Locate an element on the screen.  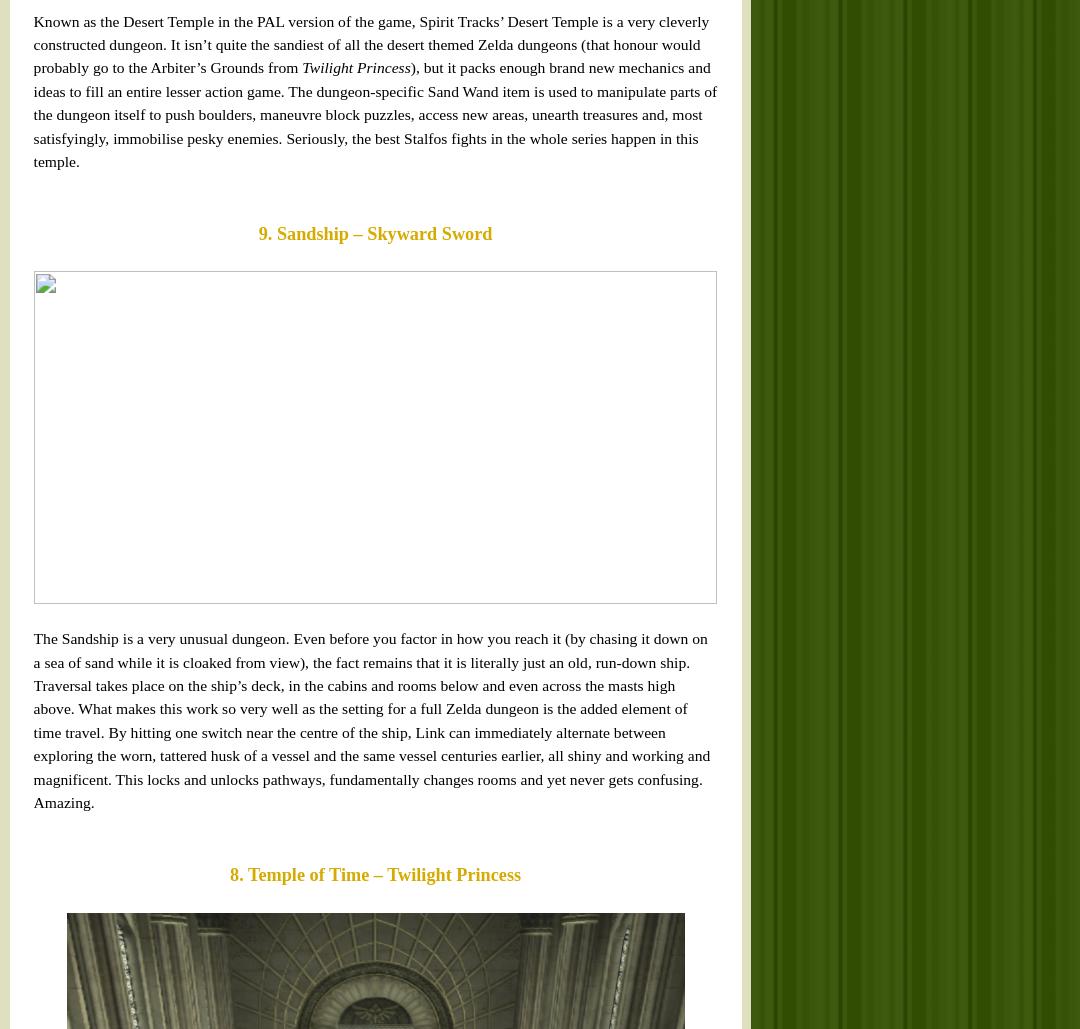
'TP' is located at coordinates (367, 291).